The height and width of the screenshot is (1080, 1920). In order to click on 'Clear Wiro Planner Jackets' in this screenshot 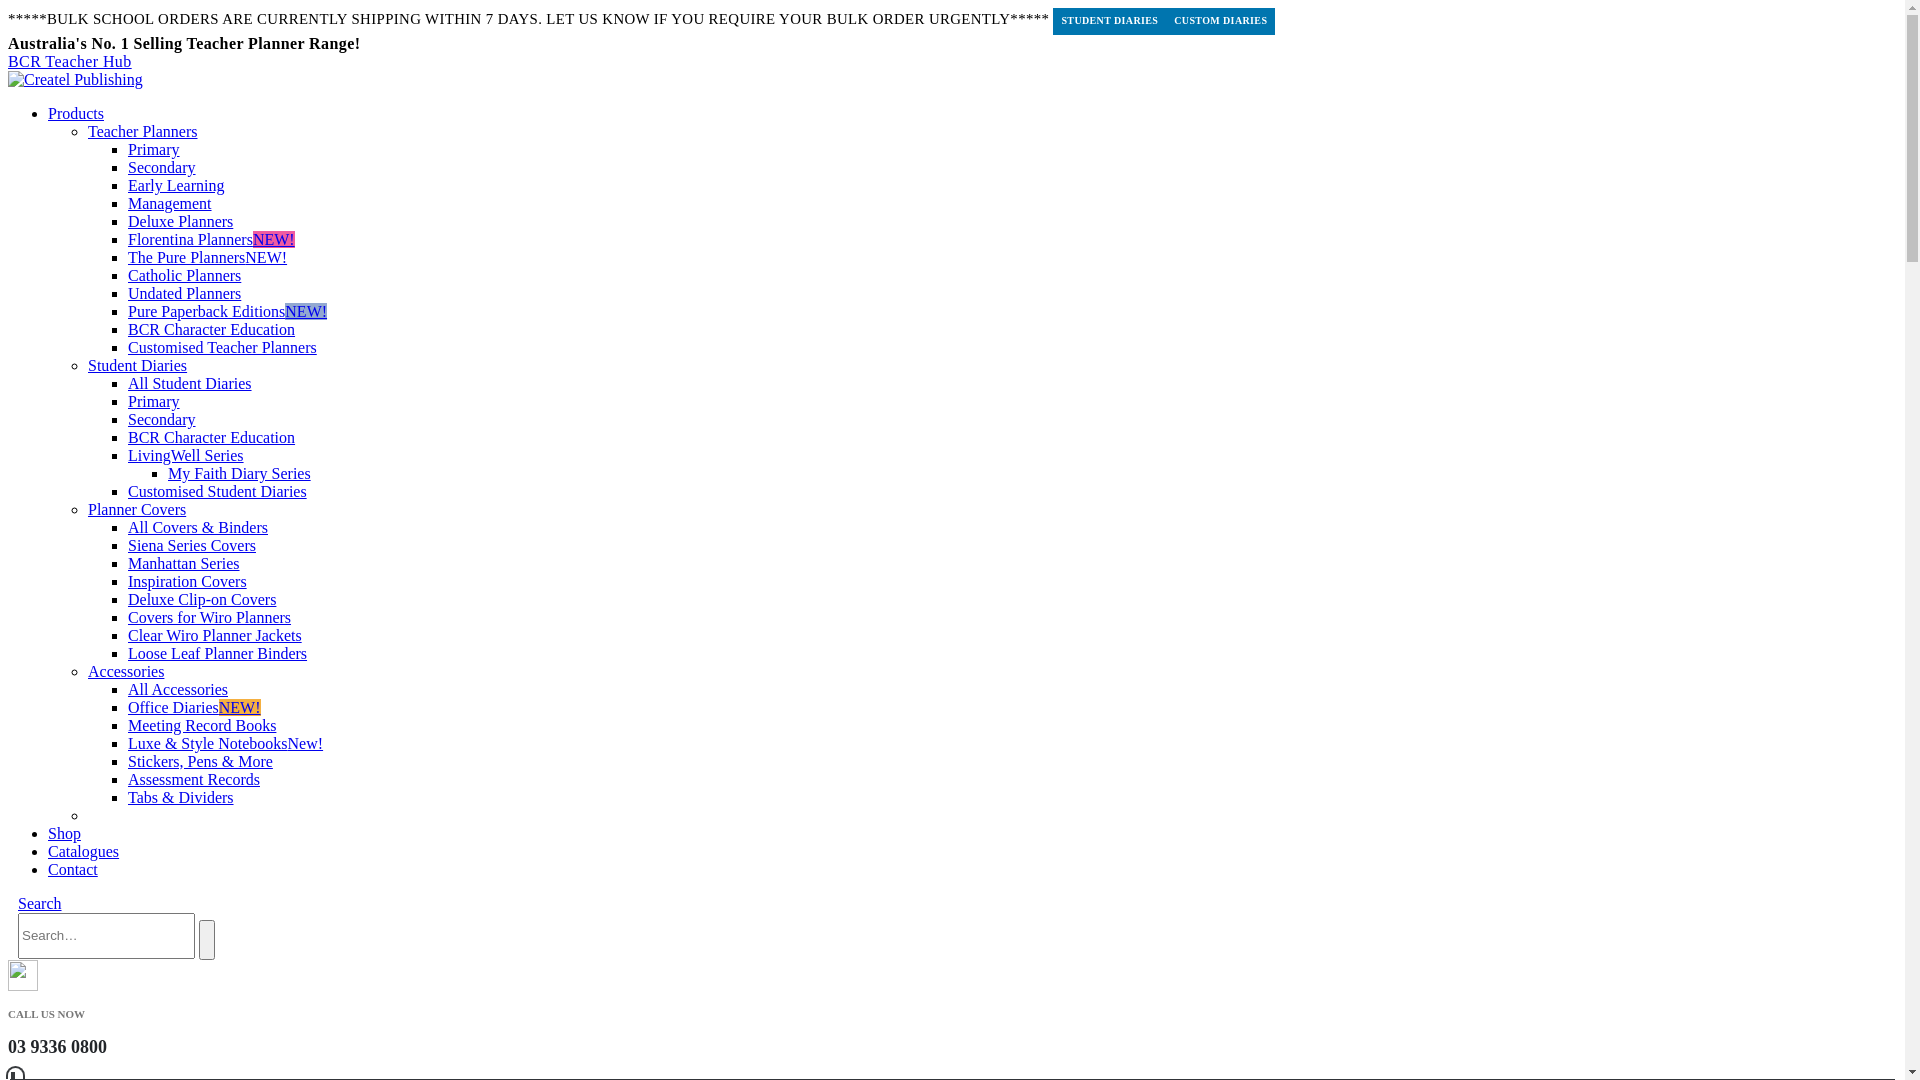, I will do `click(215, 635)`.